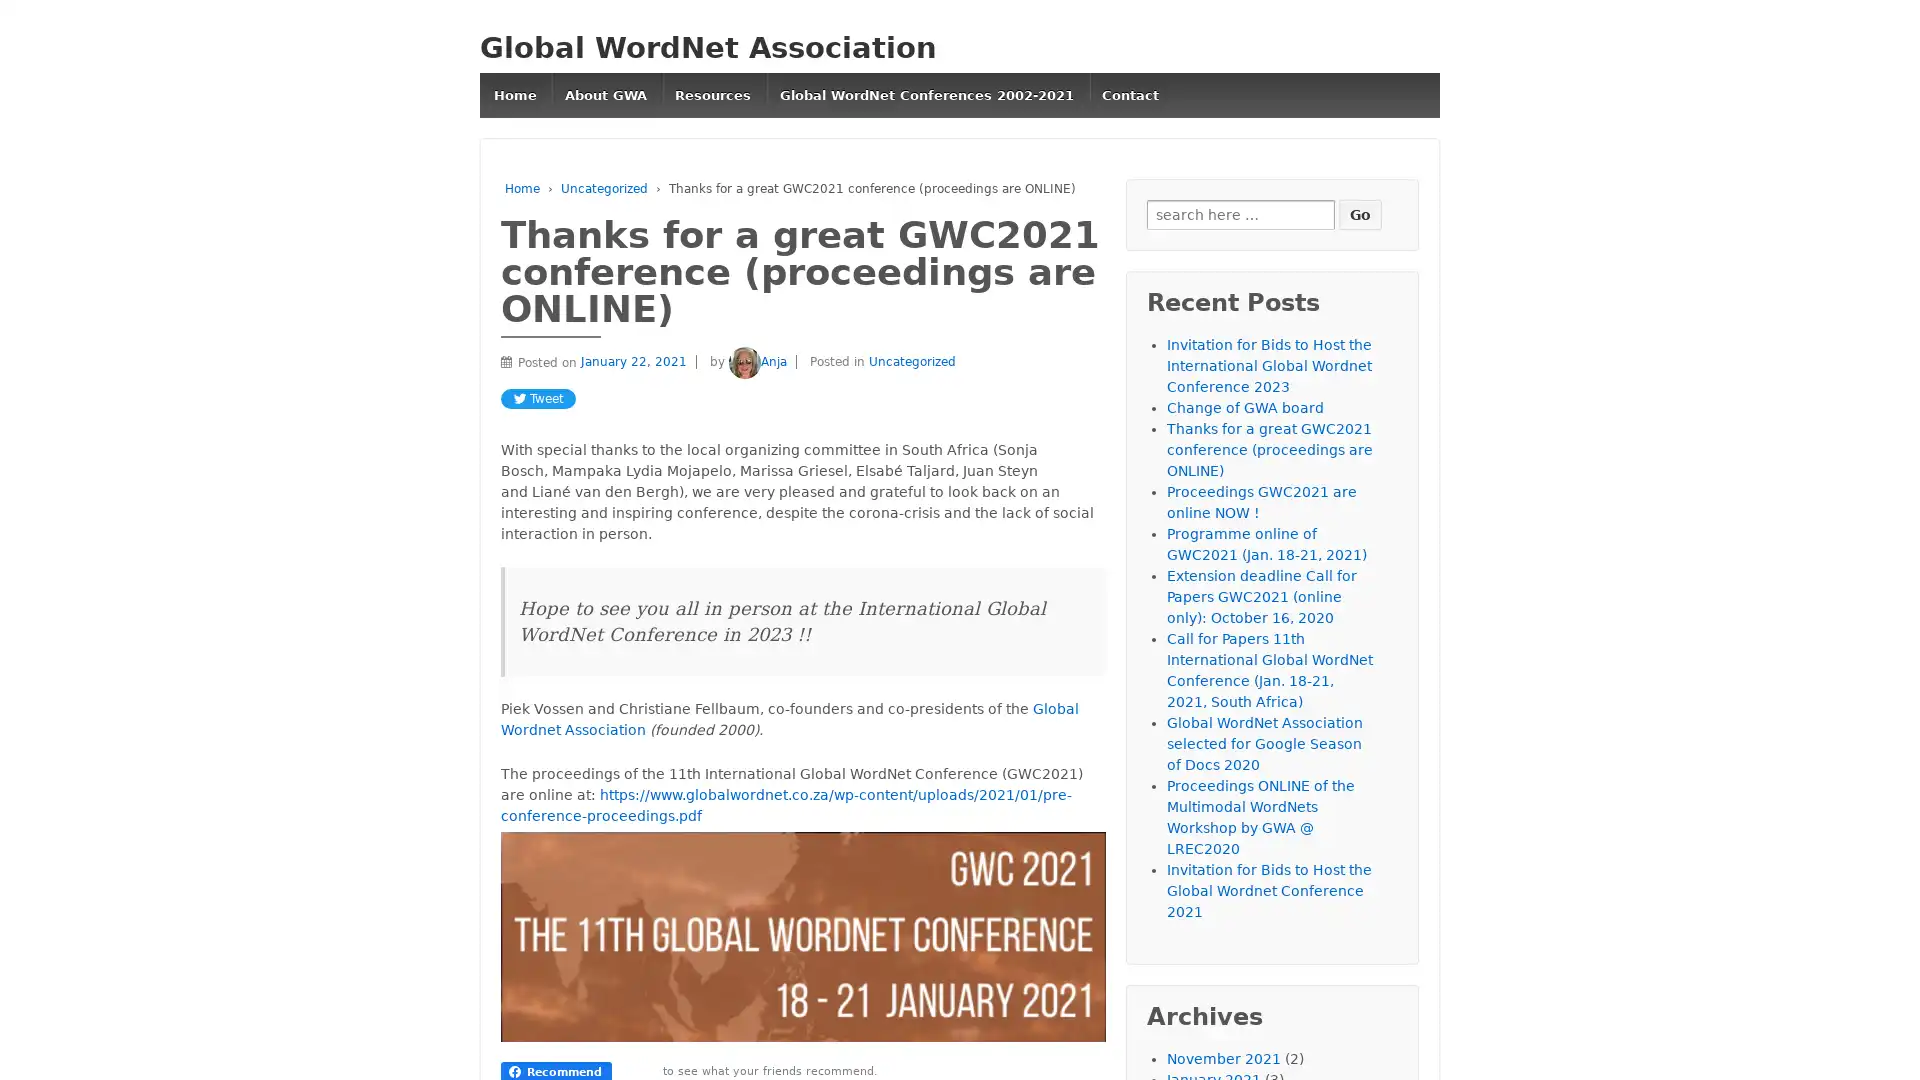 This screenshot has width=1920, height=1080. Describe the element at coordinates (1360, 213) in the screenshot. I see `Go` at that location.